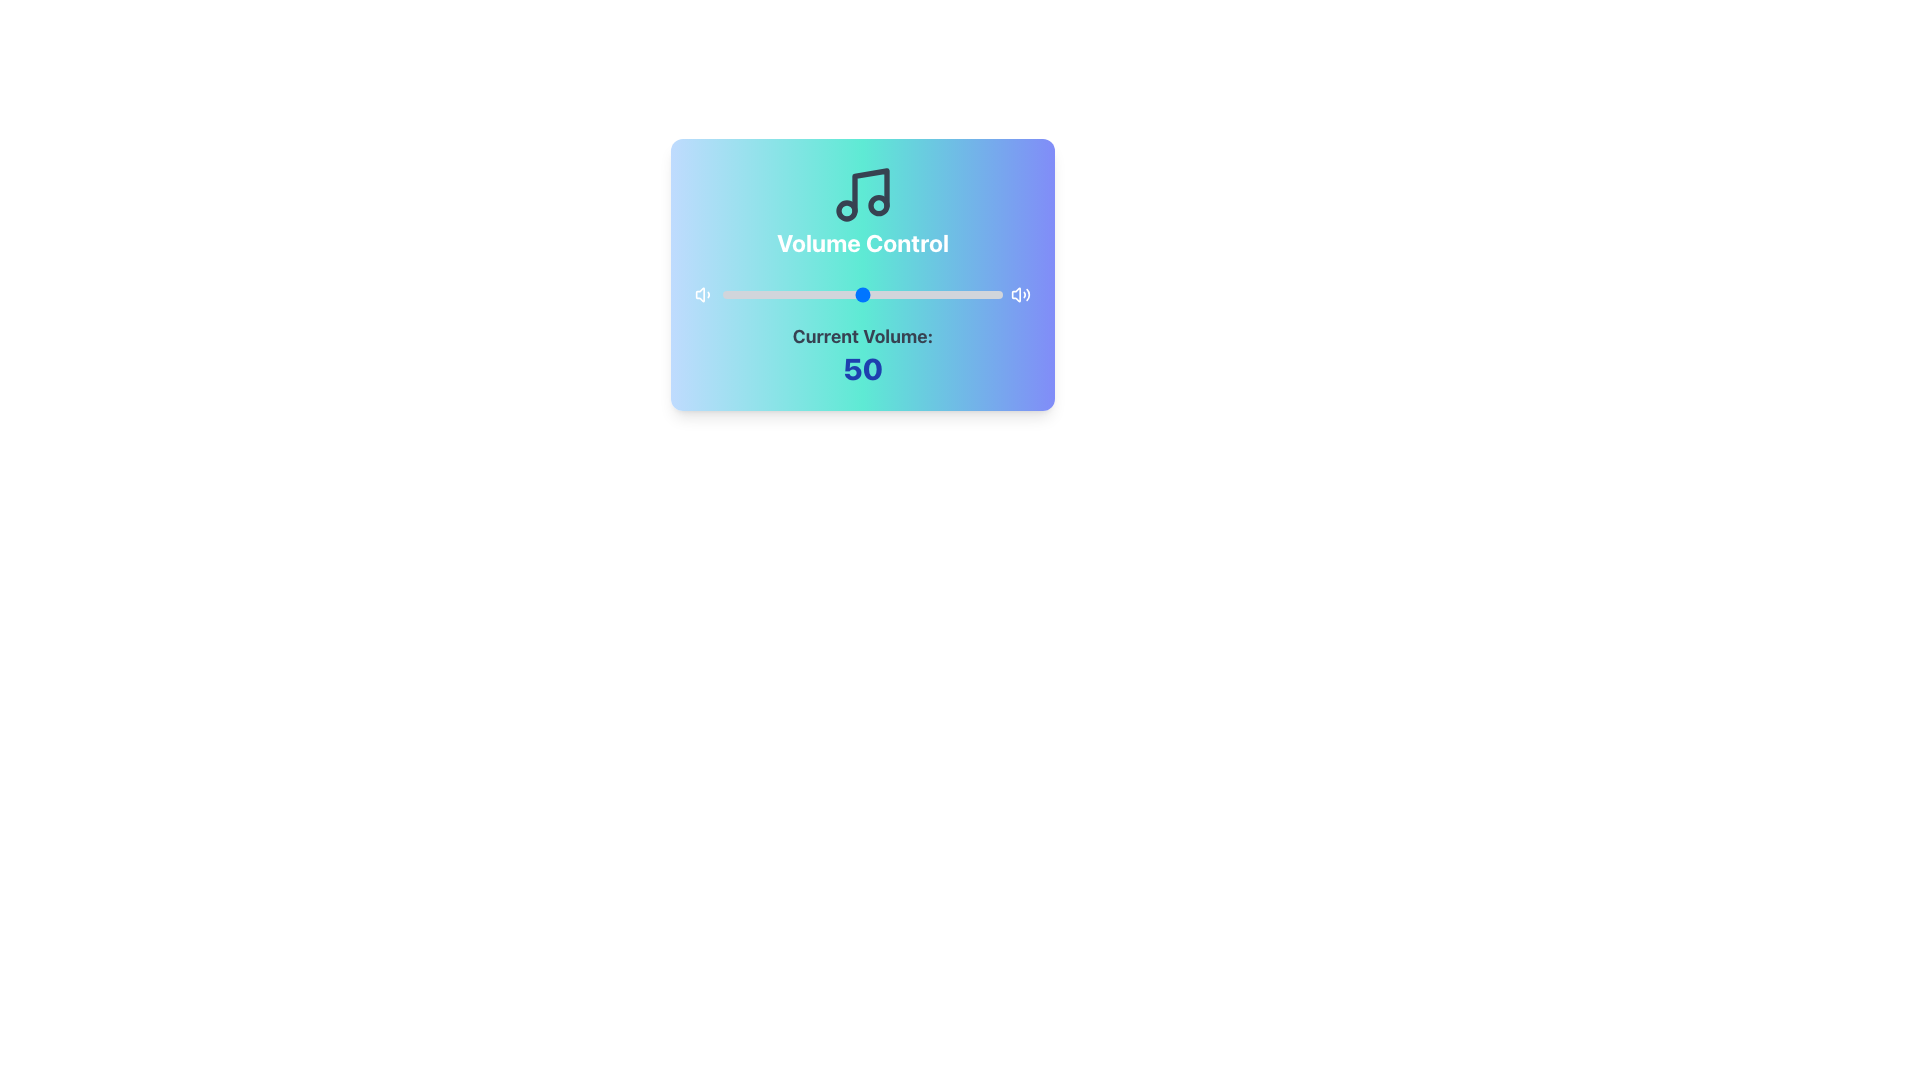 This screenshot has width=1920, height=1080. What do you see at coordinates (966, 294) in the screenshot?
I see `the slider` at bounding box center [966, 294].